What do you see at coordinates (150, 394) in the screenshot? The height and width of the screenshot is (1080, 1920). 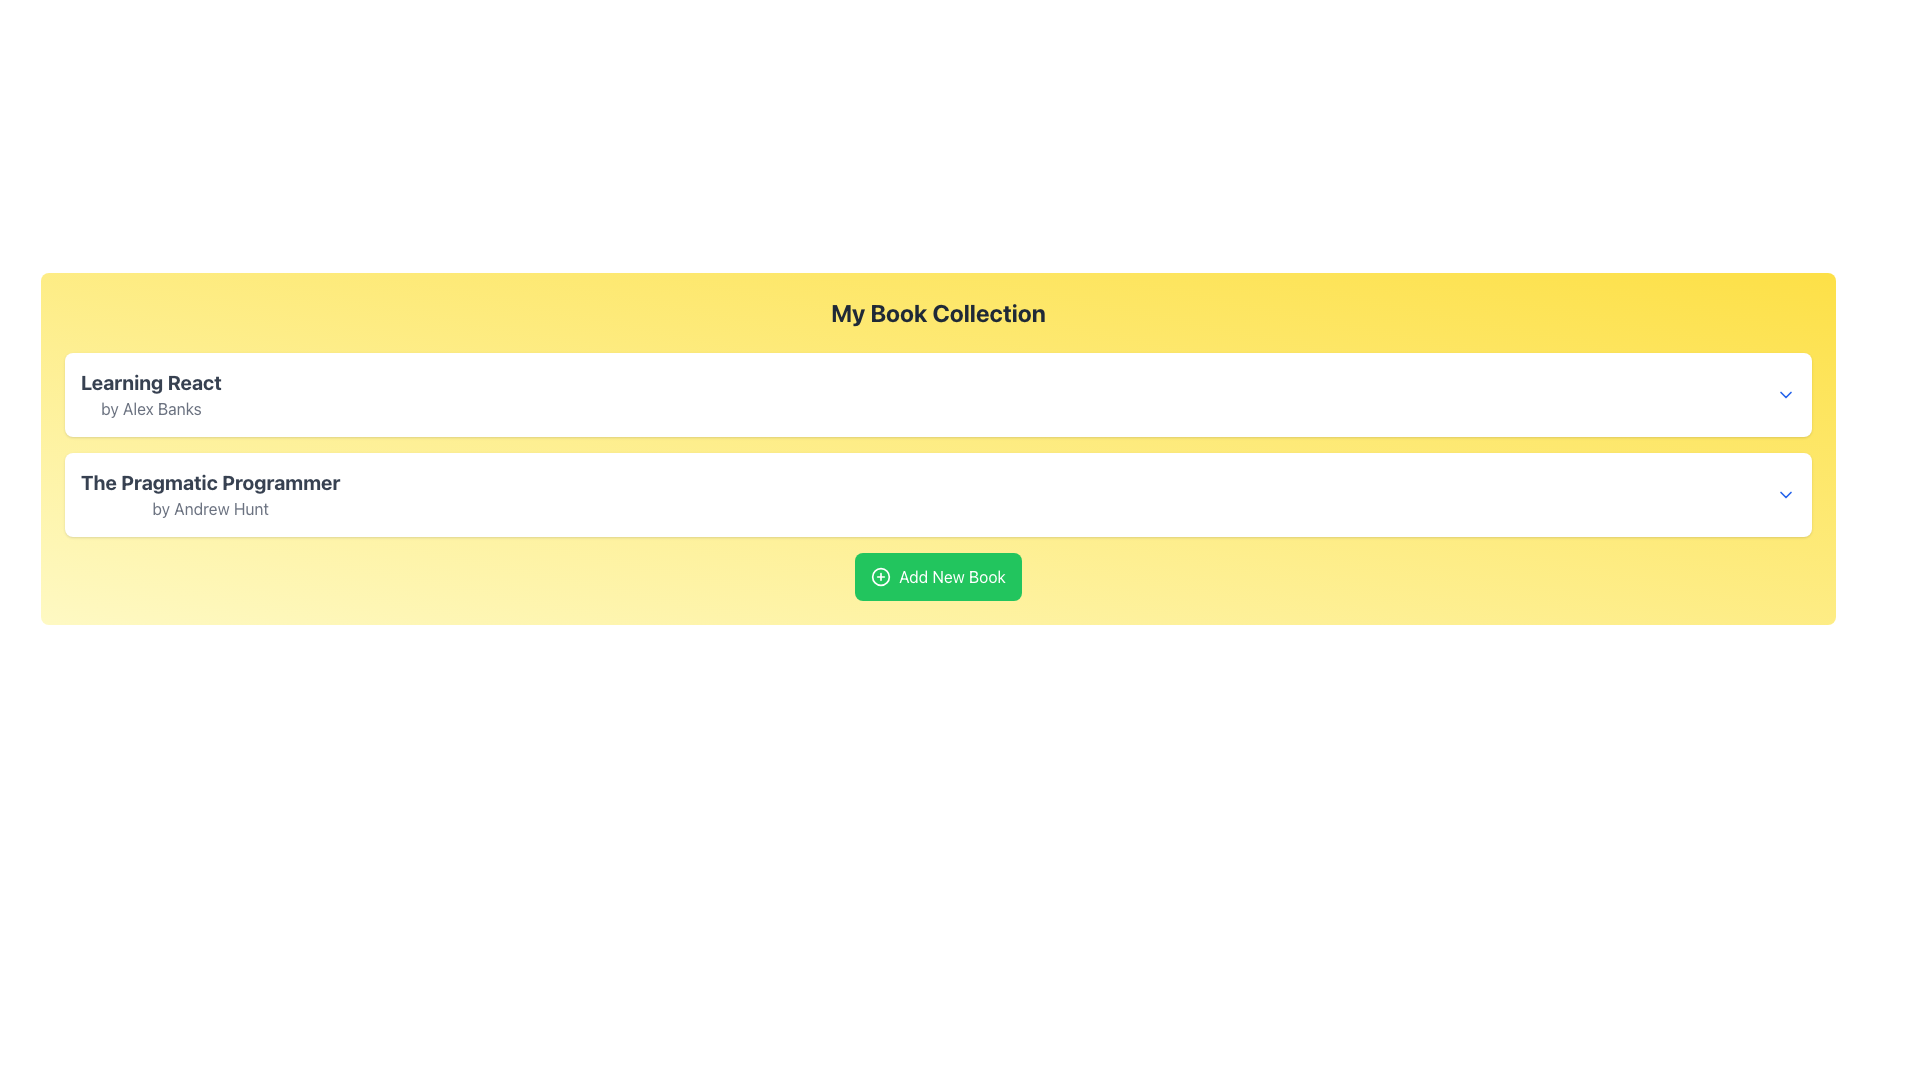 I see `the Text Block displaying 'Learning React' and 'by Alex Banks', which is located in the upper left part of its containing box on a yellow background` at bounding box center [150, 394].